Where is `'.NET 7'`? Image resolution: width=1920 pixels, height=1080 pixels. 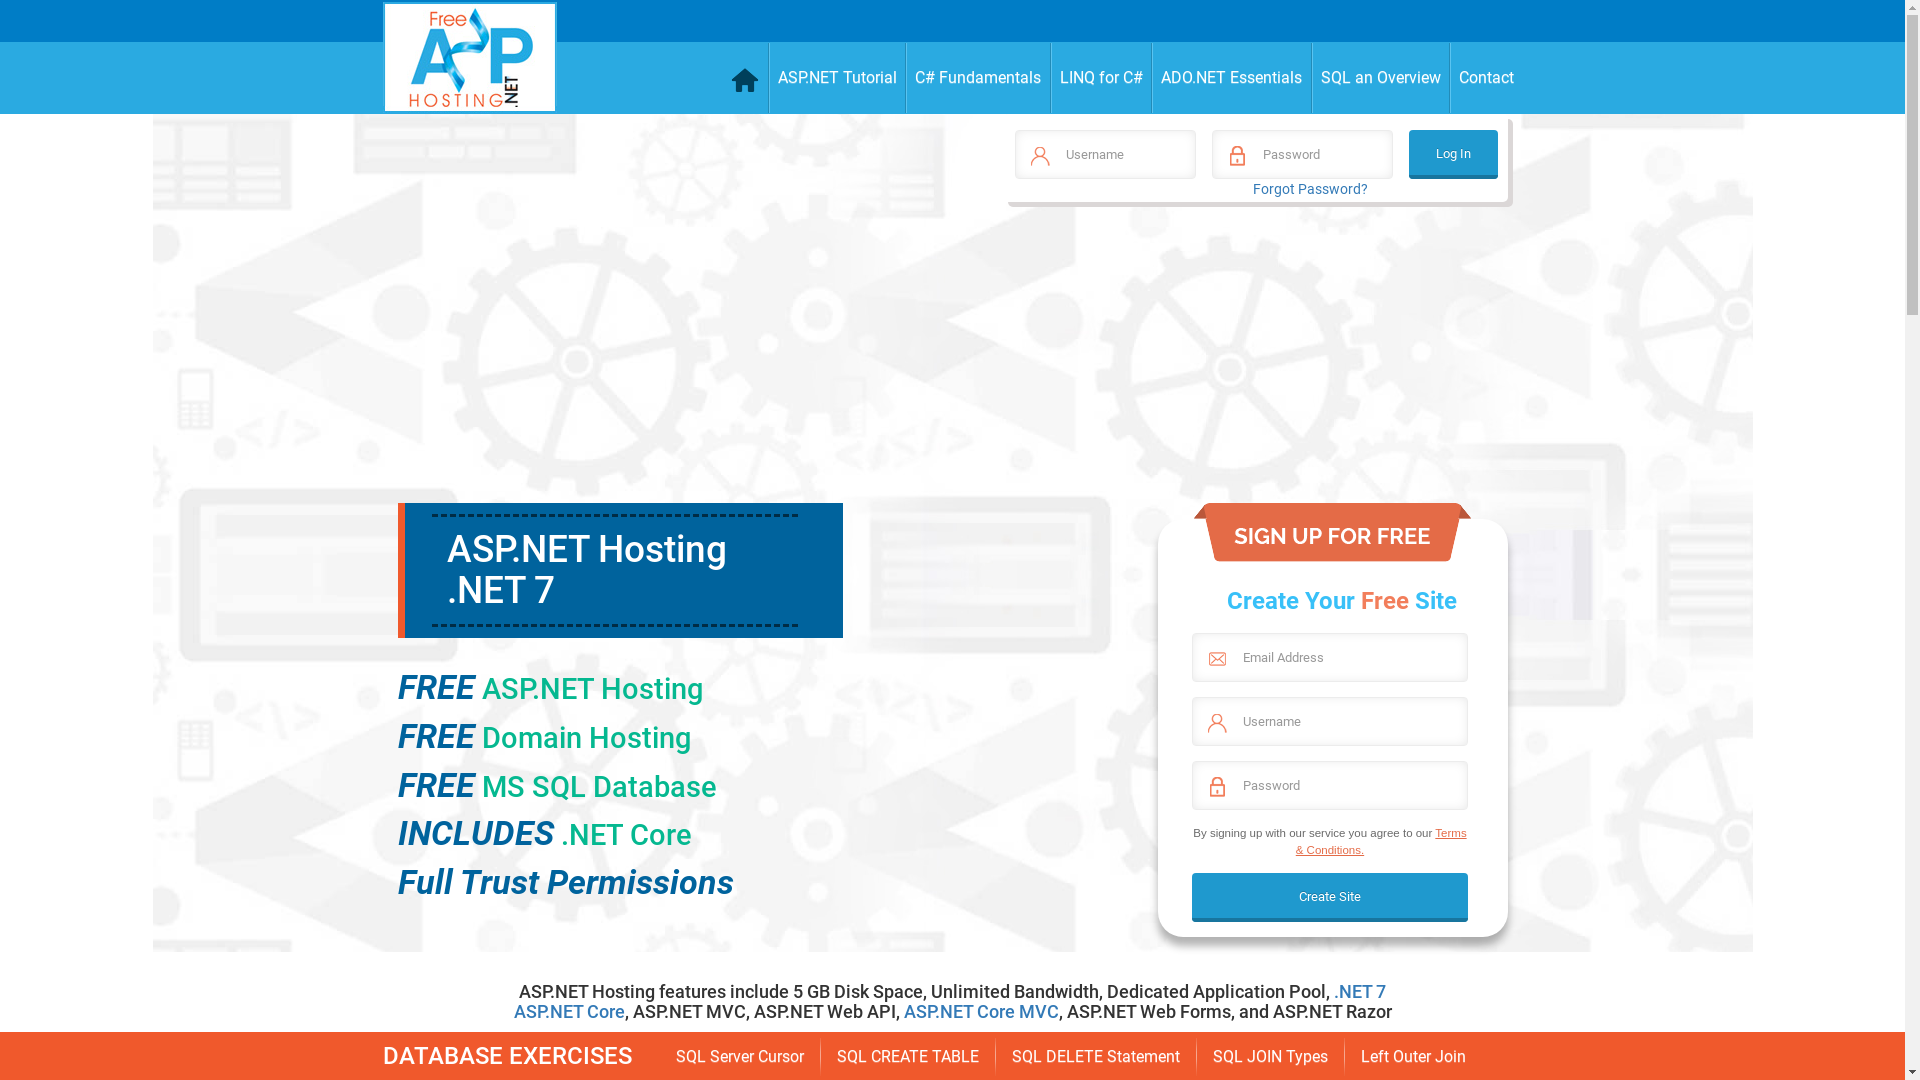
'.NET 7' is located at coordinates (1359, 991).